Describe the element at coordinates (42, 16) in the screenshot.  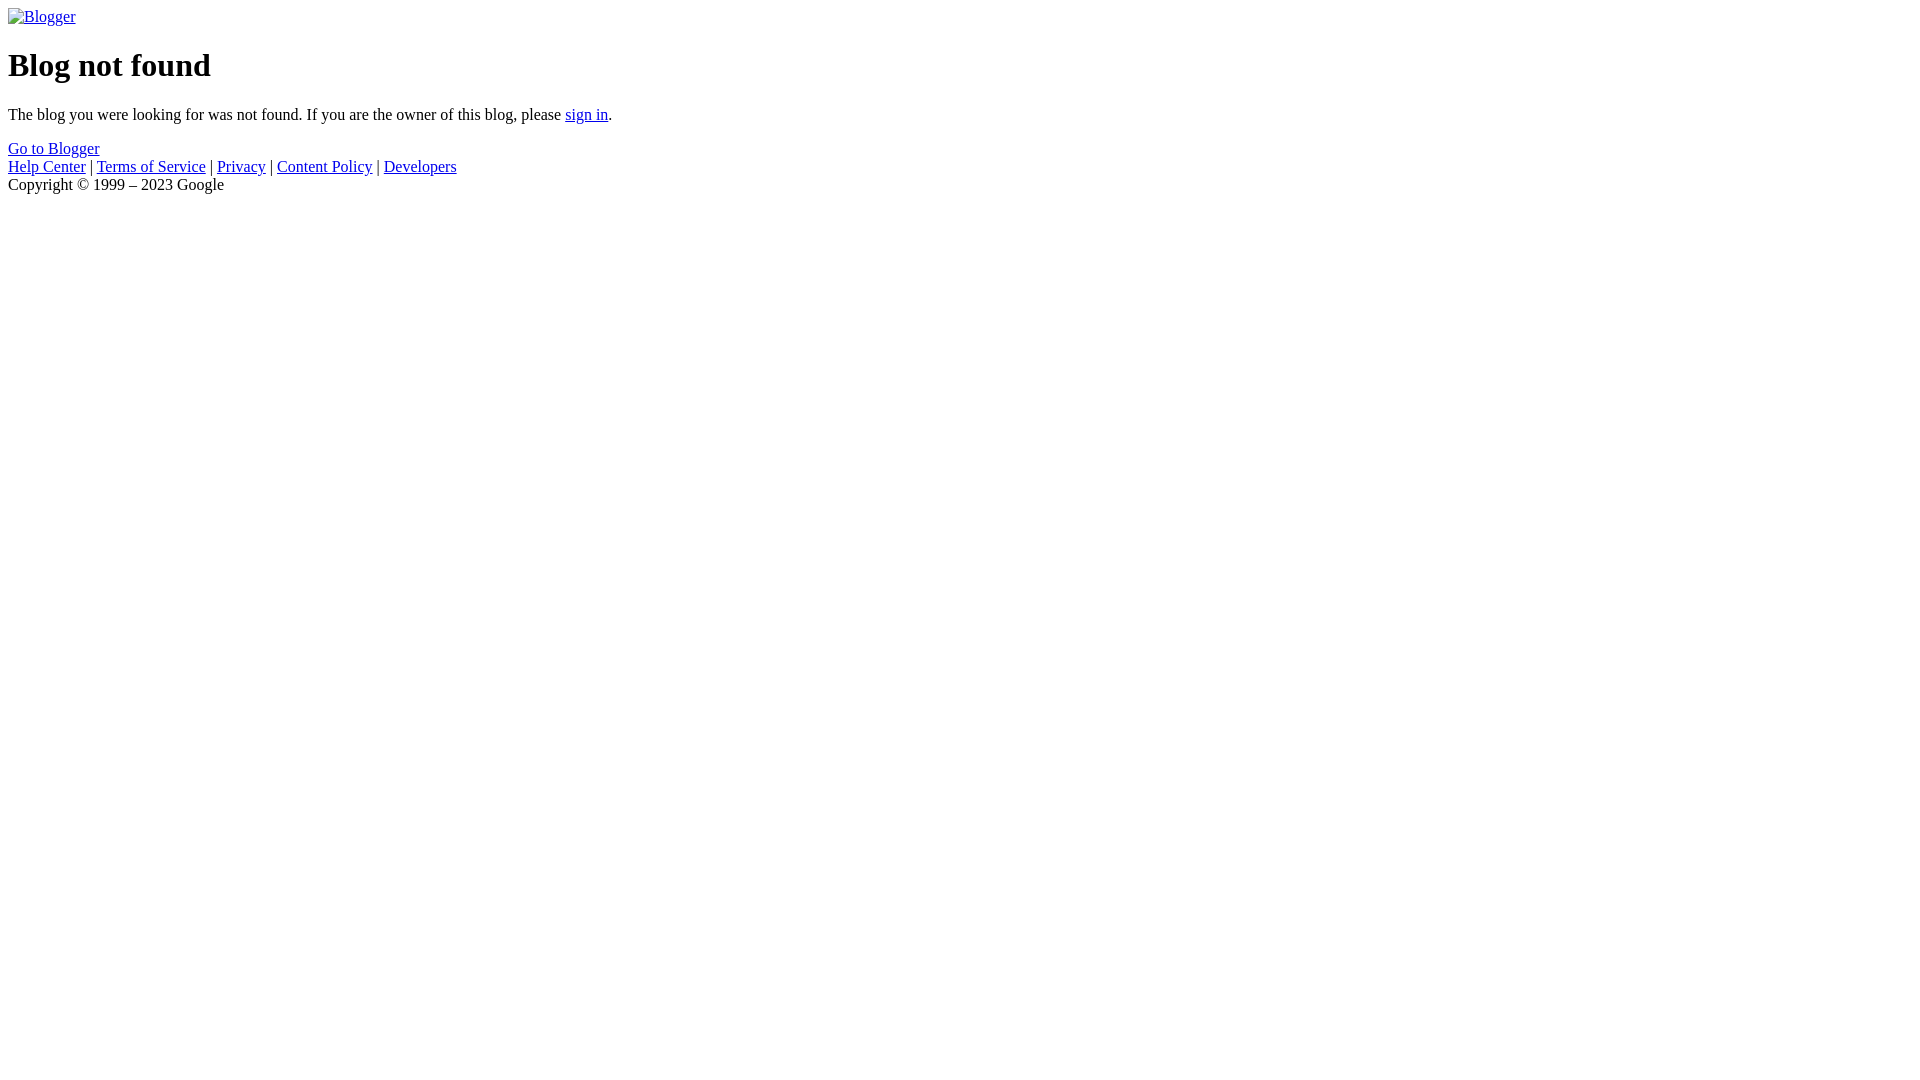
I see `'Blogger home'` at that location.